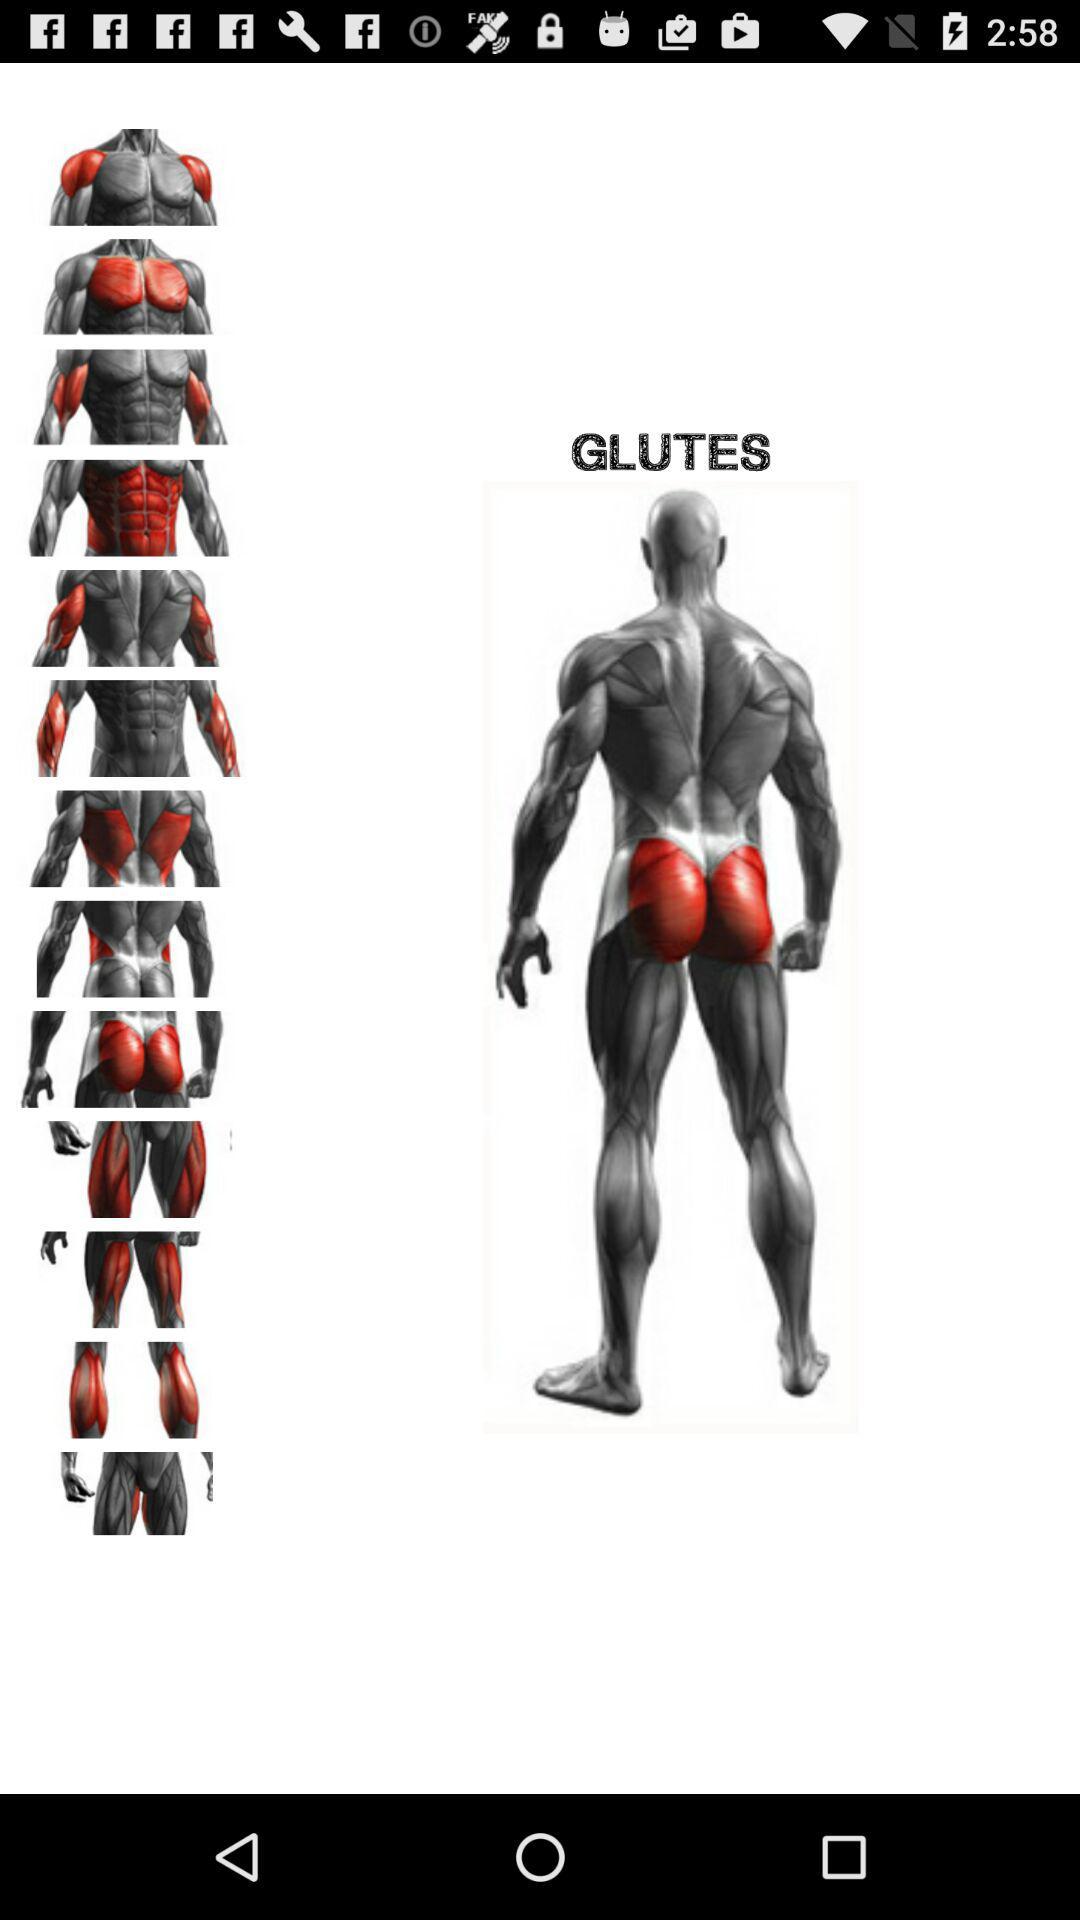 The image size is (1080, 1920). Describe the element at coordinates (131, 1361) in the screenshot. I see `the font icon` at that location.